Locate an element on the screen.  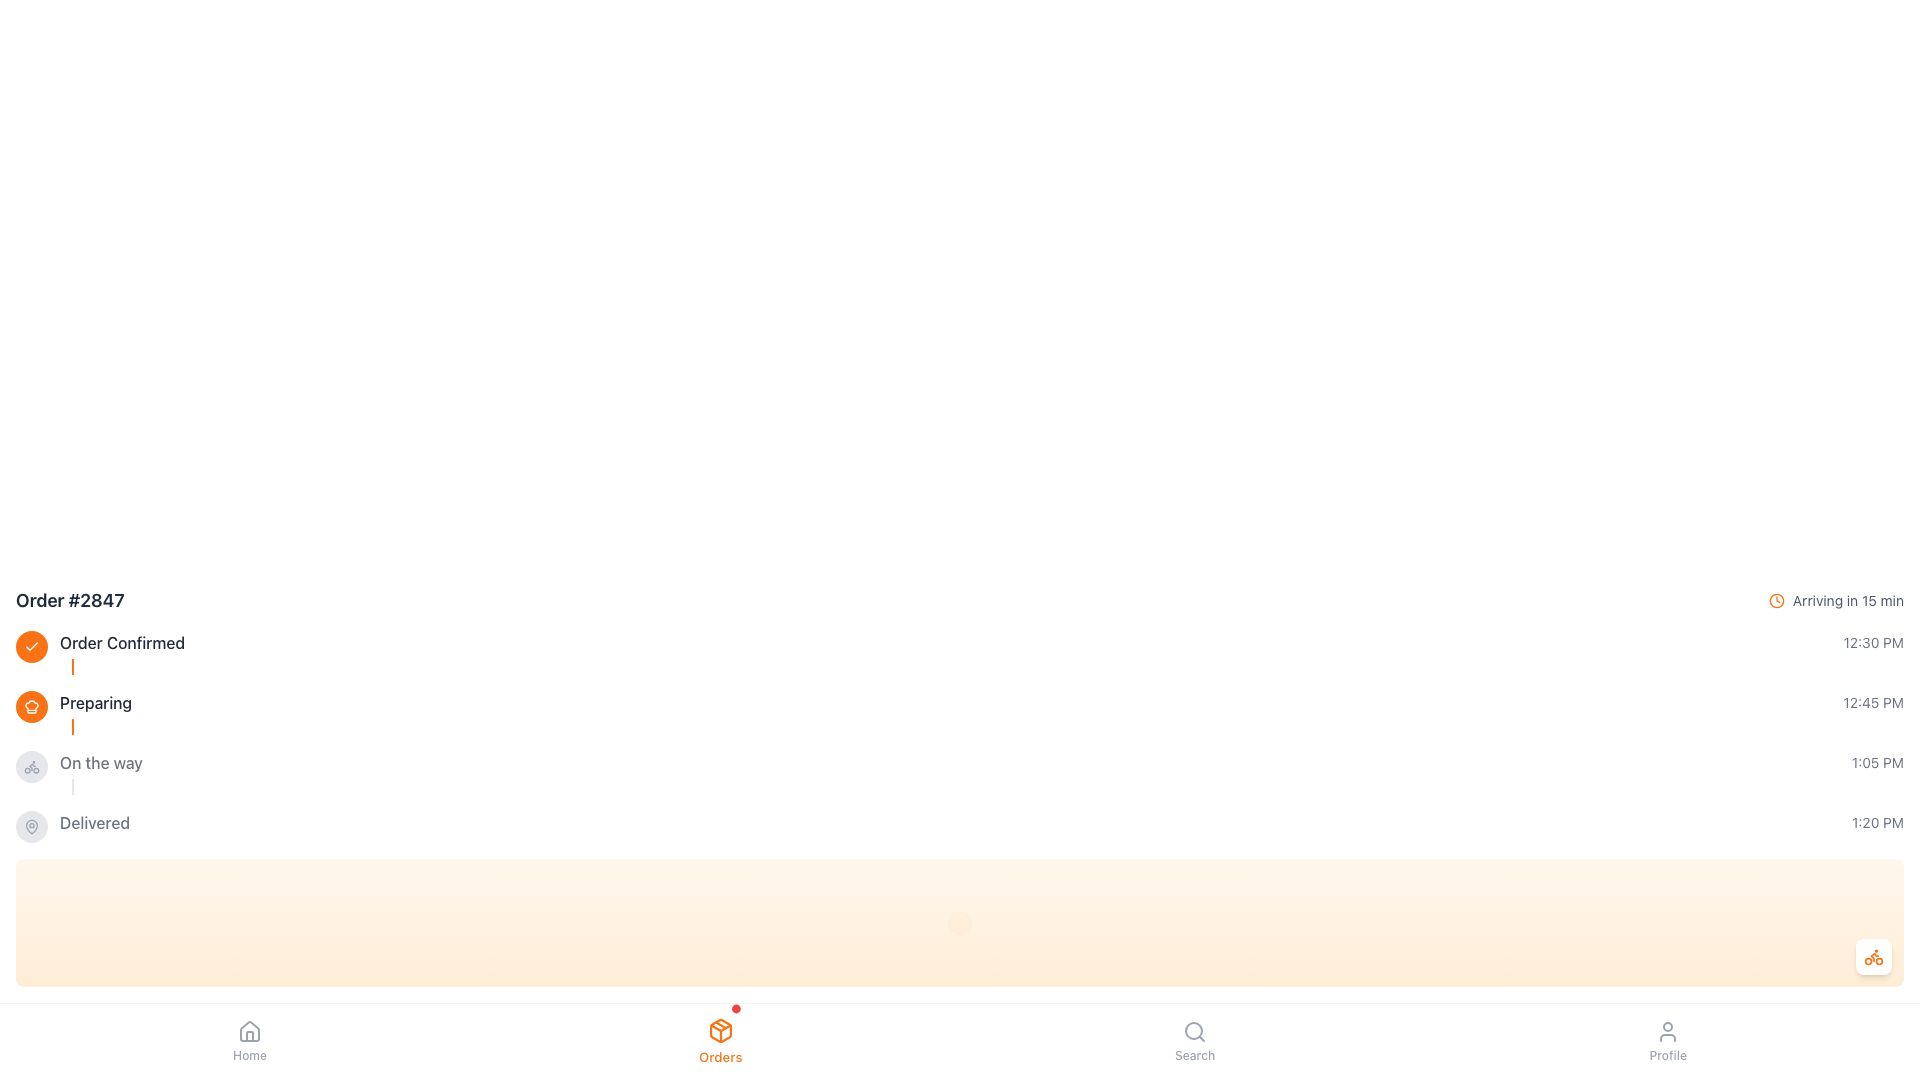
the text element displaying '12:30 PM', which is styled with a small, gray font and located in the upper-right area of the user interface, adjacent to 'Order Confirmed' is located at coordinates (1872, 643).